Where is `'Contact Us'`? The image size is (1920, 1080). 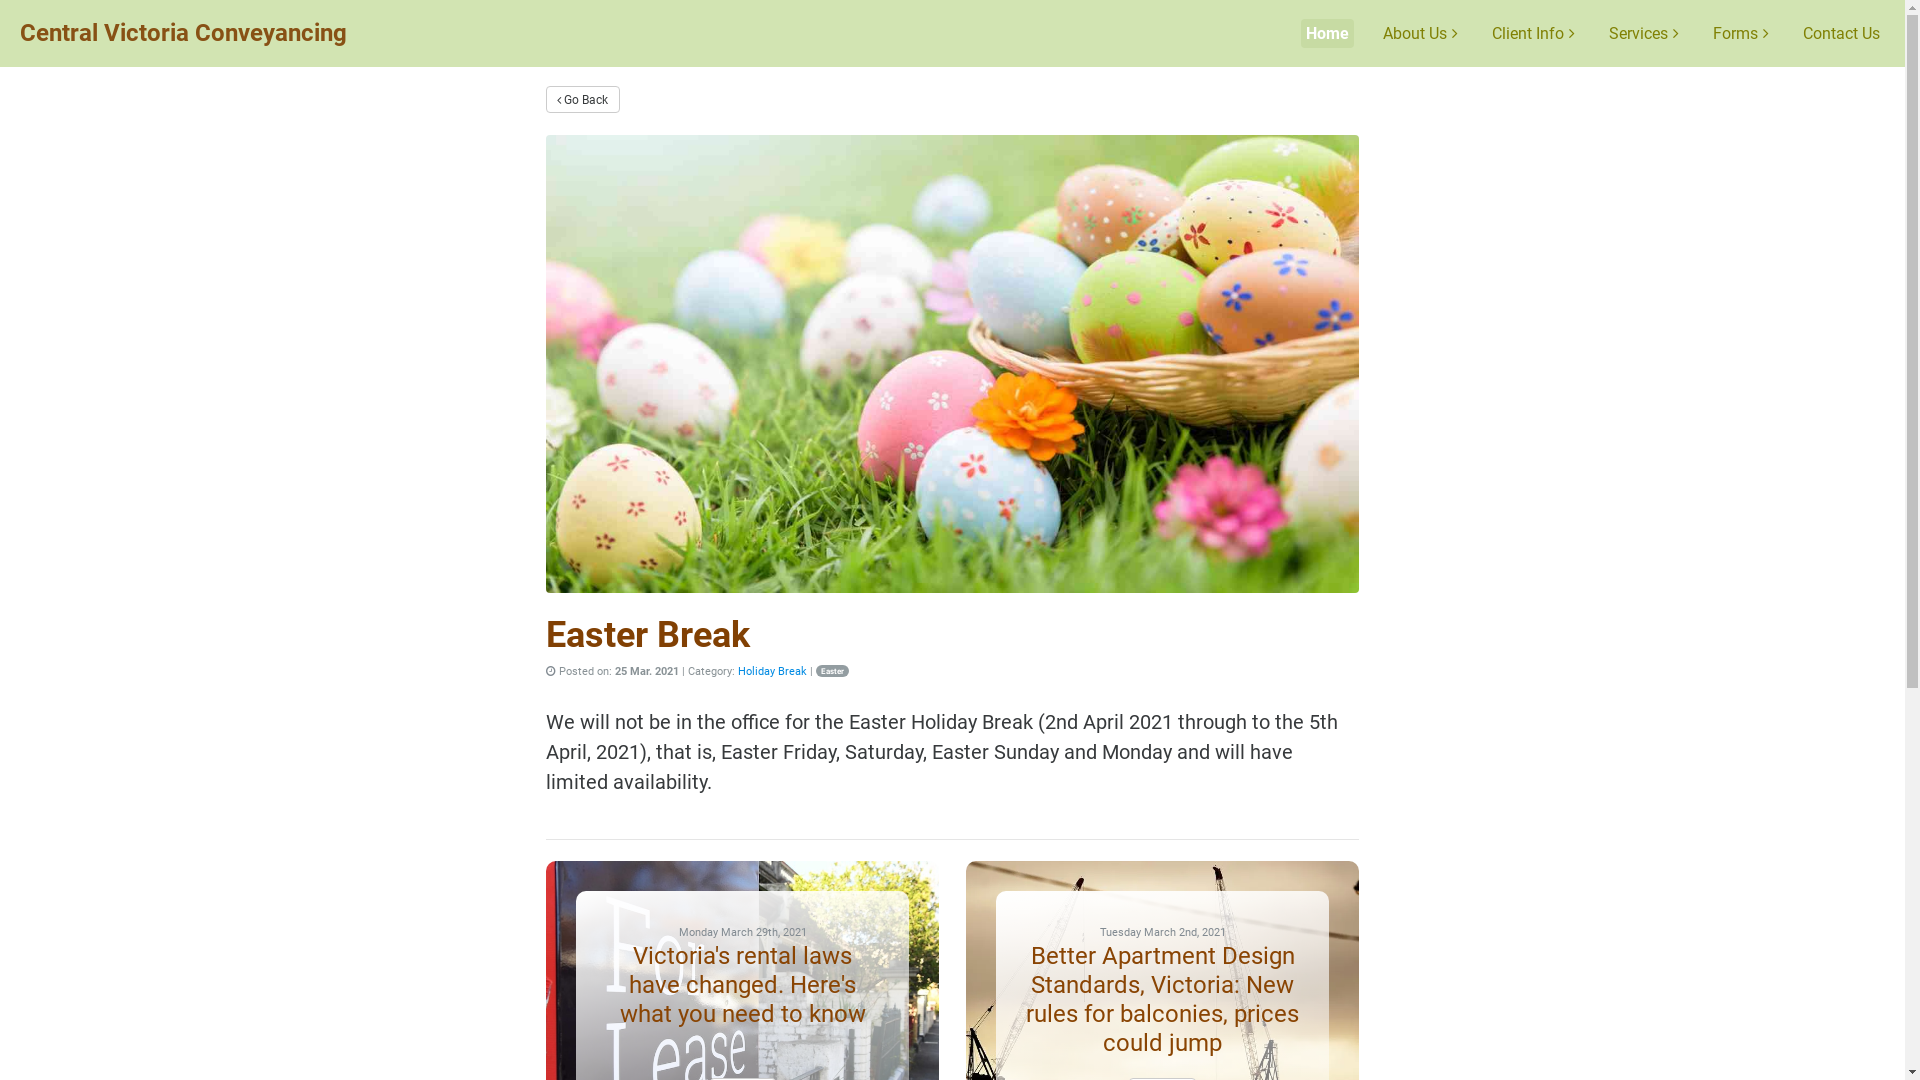
'Contact Us' is located at coordinates (1840, 33).